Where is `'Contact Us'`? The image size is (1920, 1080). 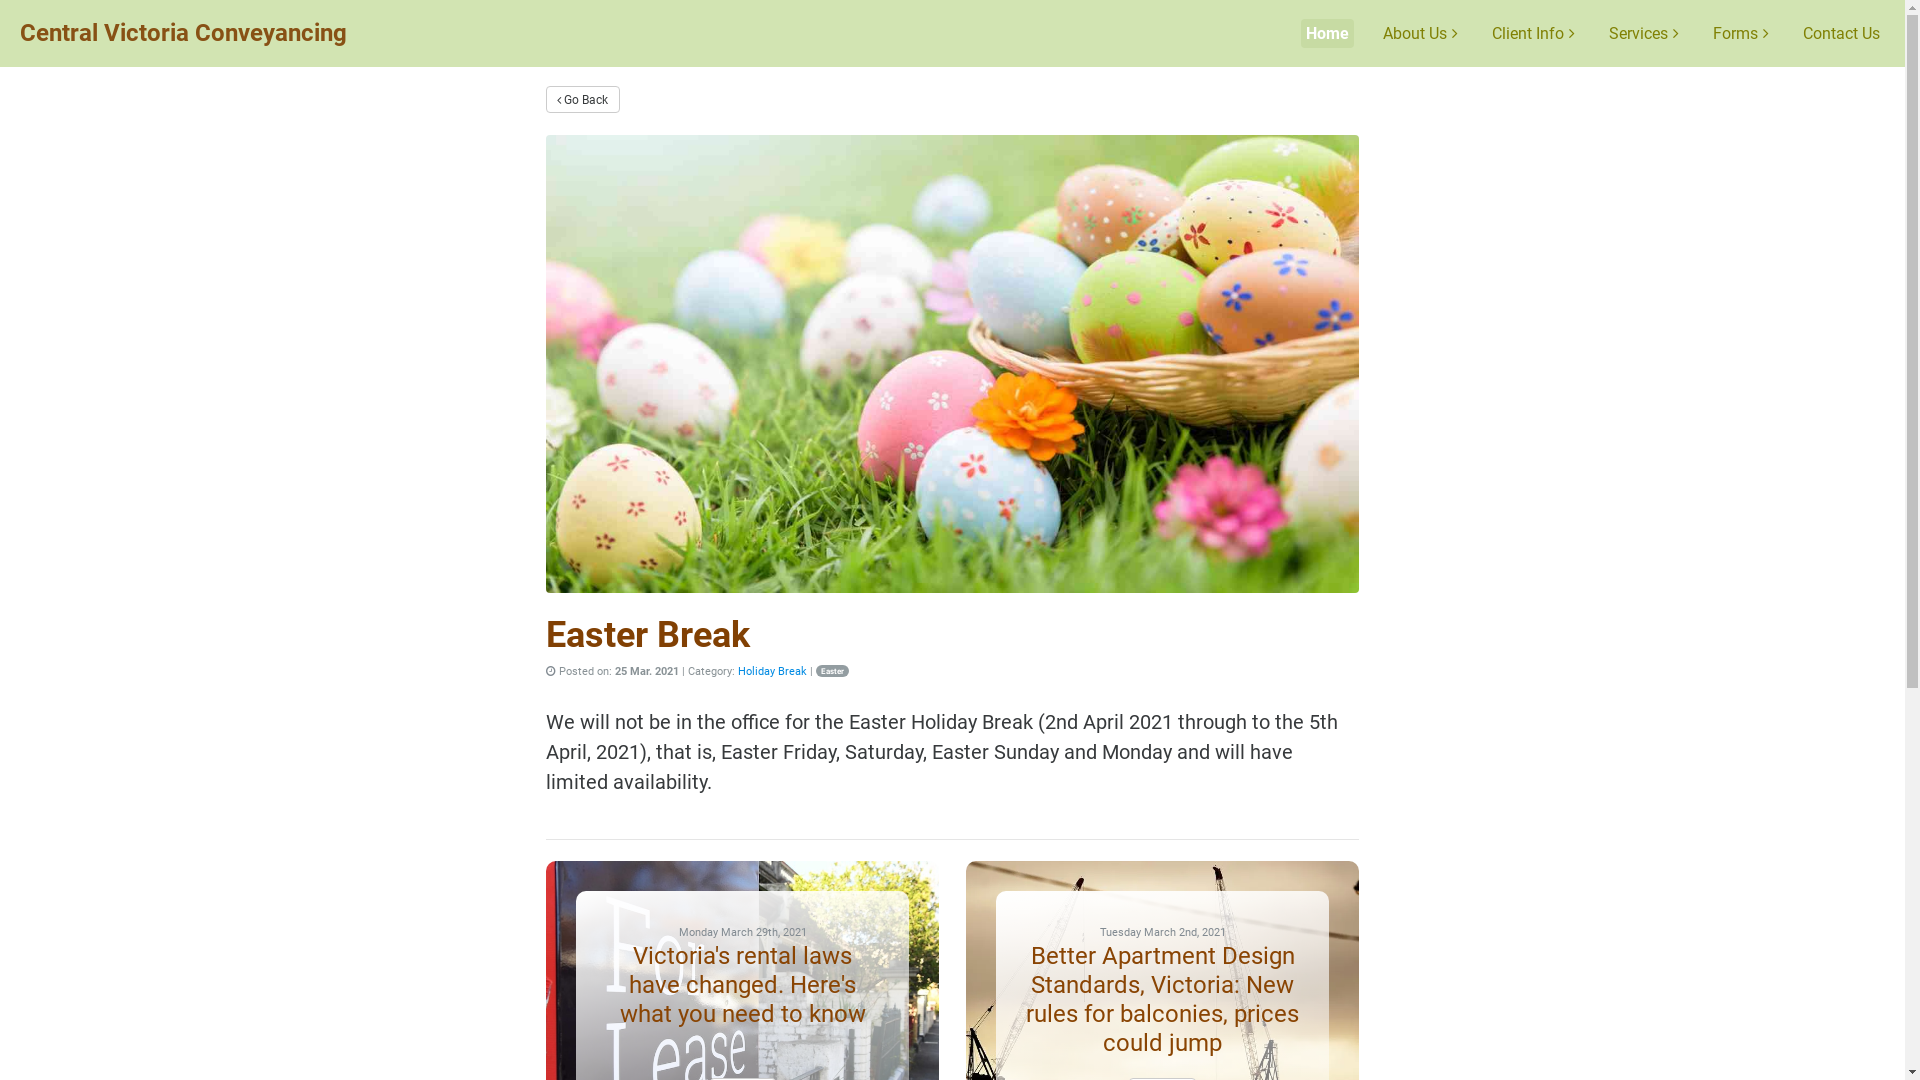
'Contact Us' is located at coordinates (1840, 33).